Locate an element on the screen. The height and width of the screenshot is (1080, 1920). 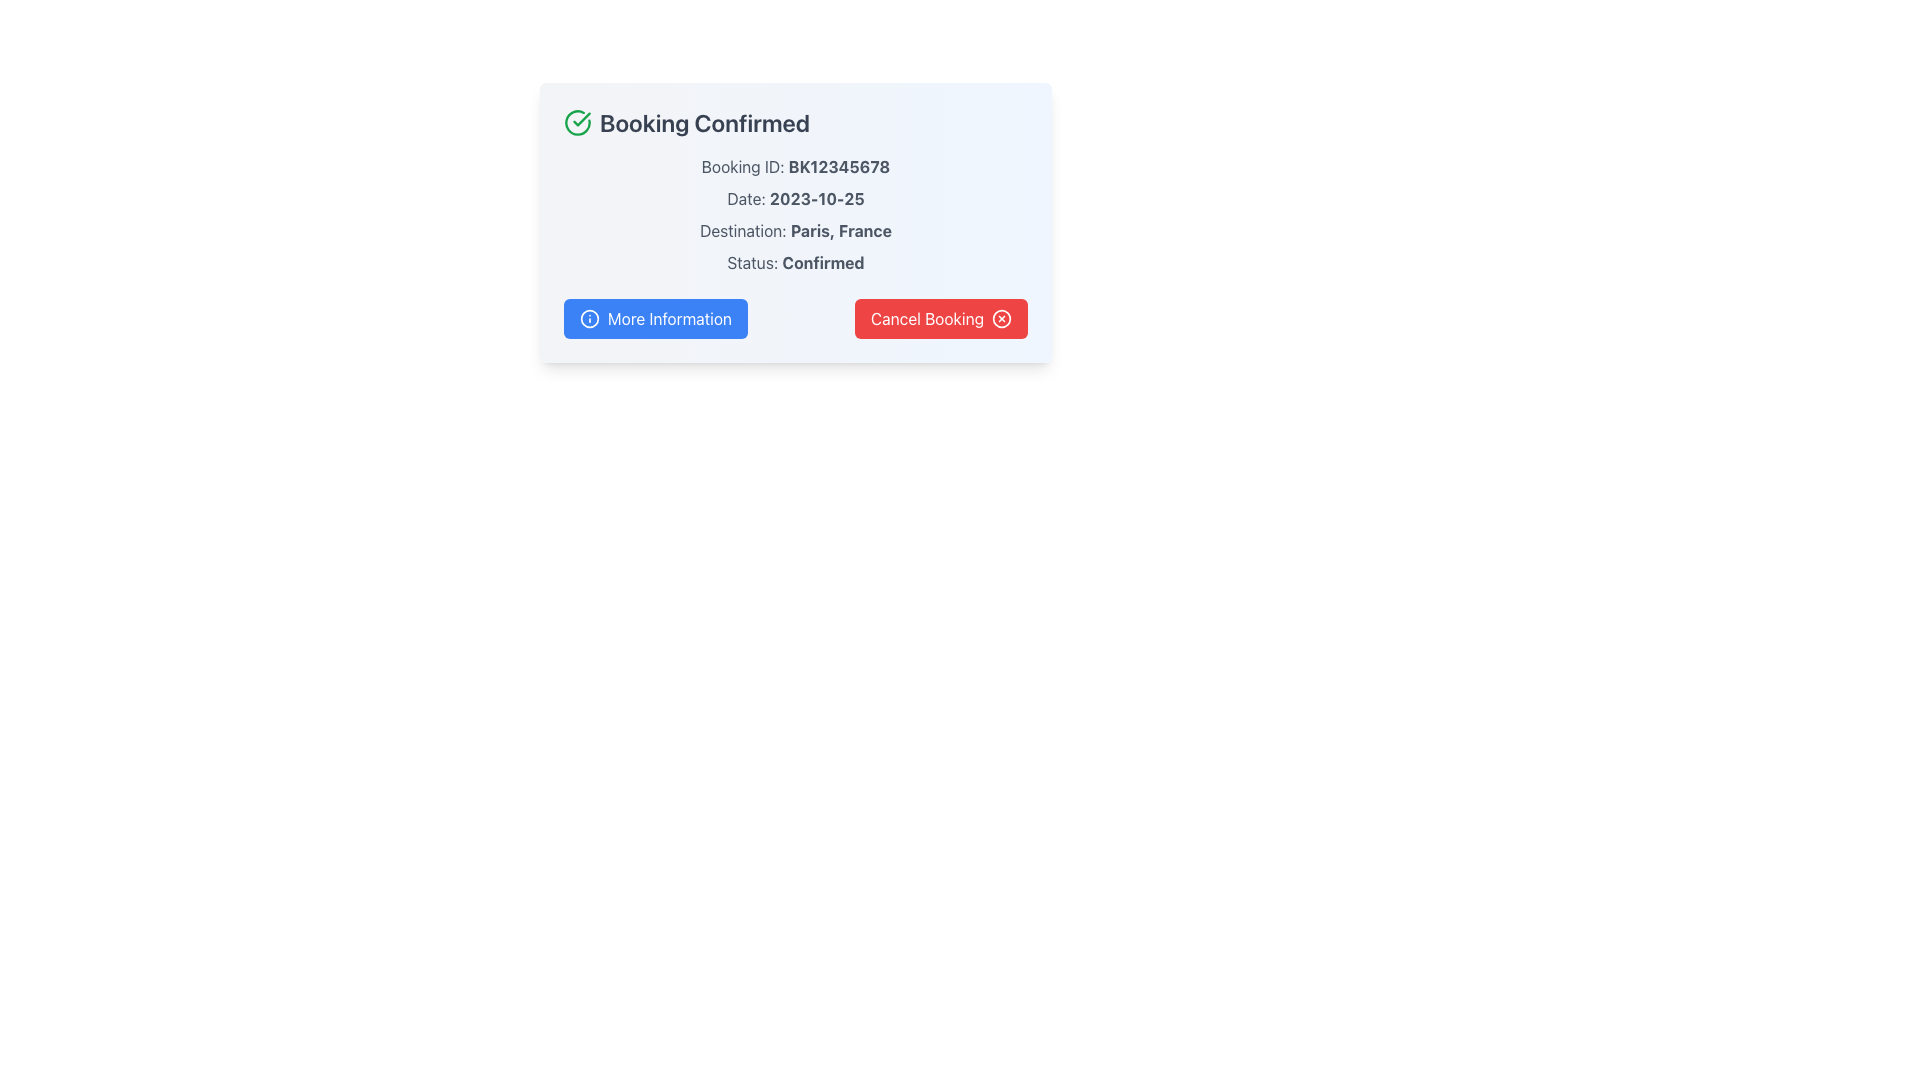
the cancel button located to the right of the 'More Information' blue button is located at coordinates (940, 318).